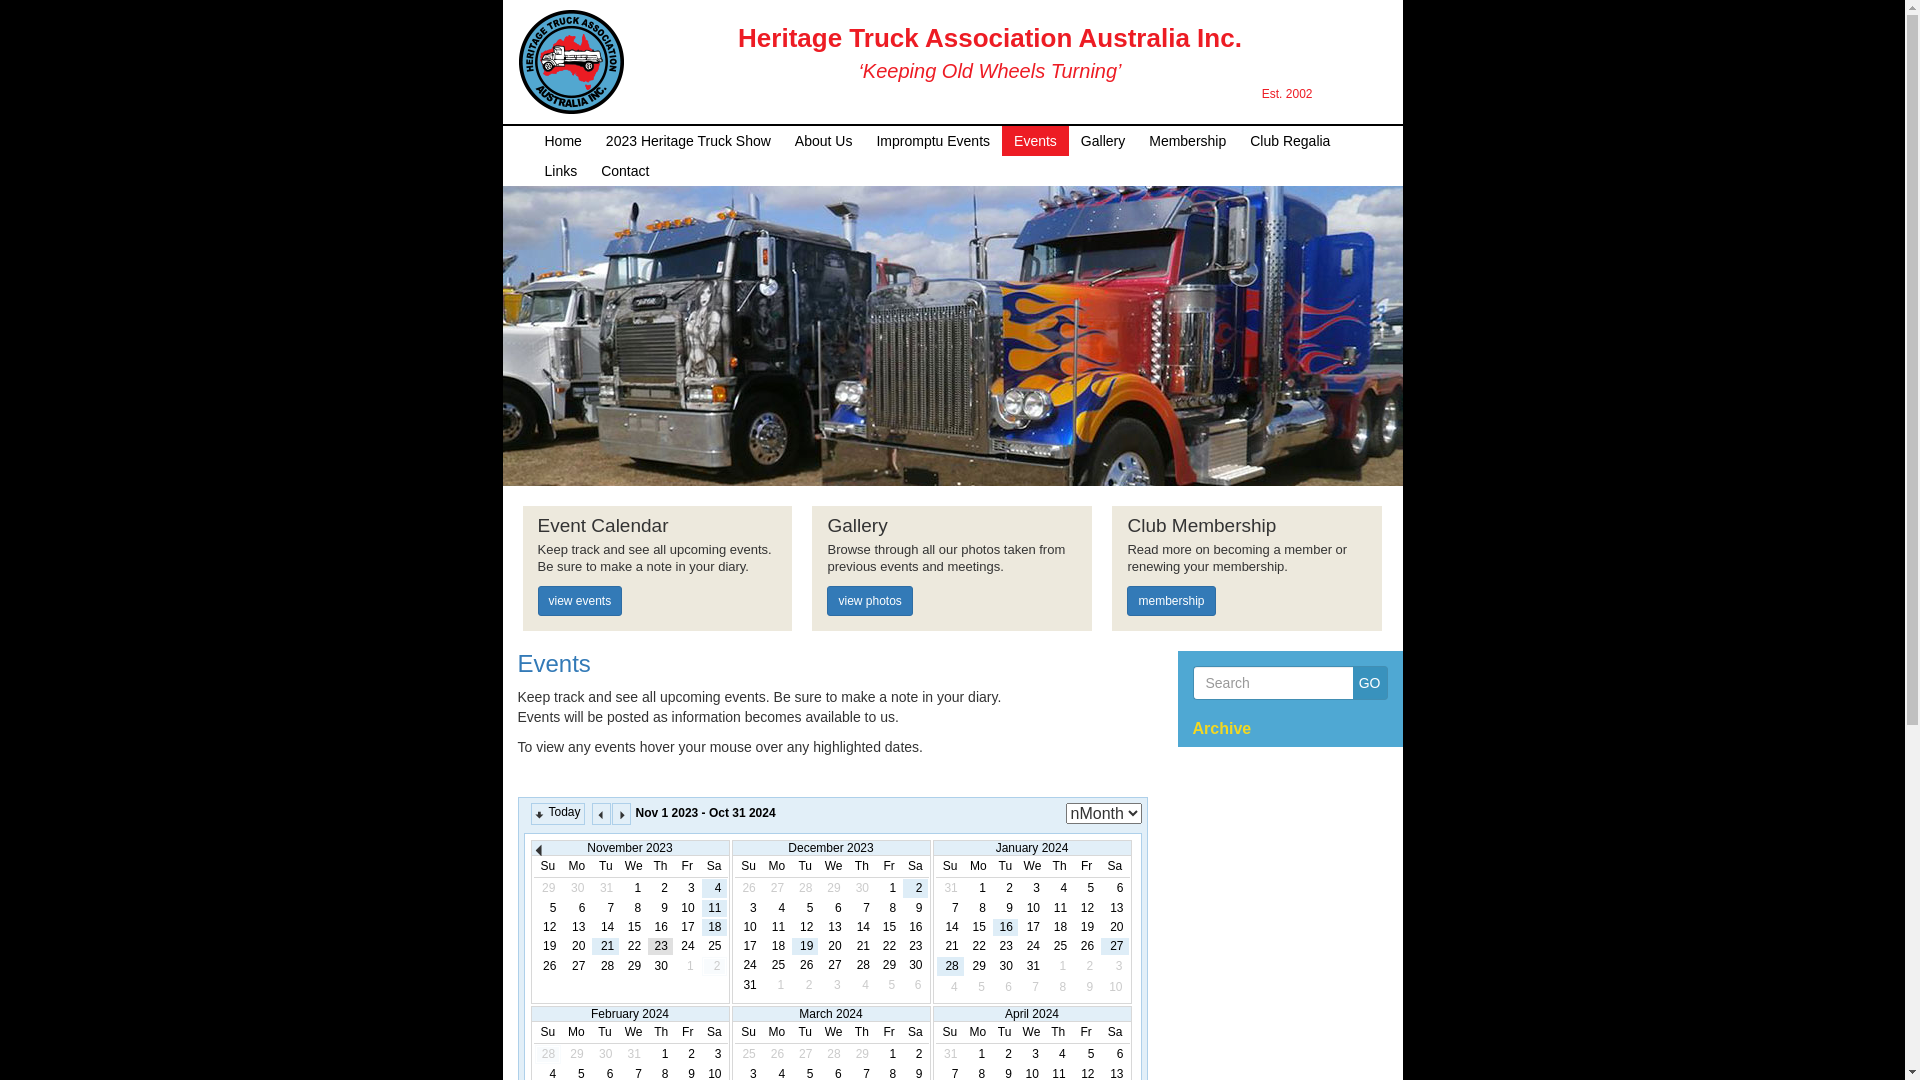  I want to click on '5', so click(548, 908).